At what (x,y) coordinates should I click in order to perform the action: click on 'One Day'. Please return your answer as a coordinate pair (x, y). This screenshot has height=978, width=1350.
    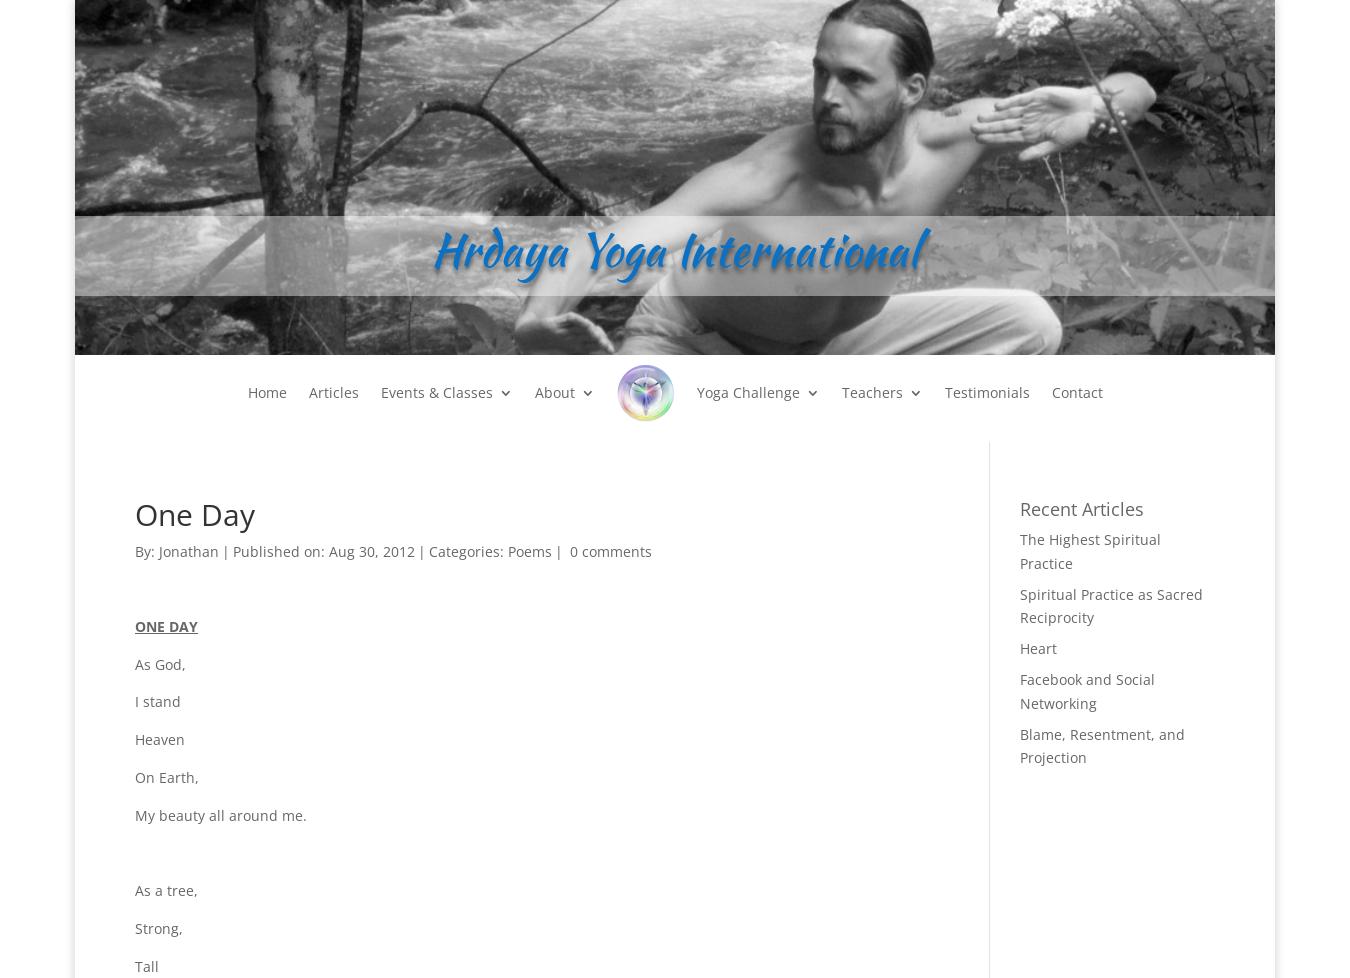
    Looking at the image, I should click on (194, 514).